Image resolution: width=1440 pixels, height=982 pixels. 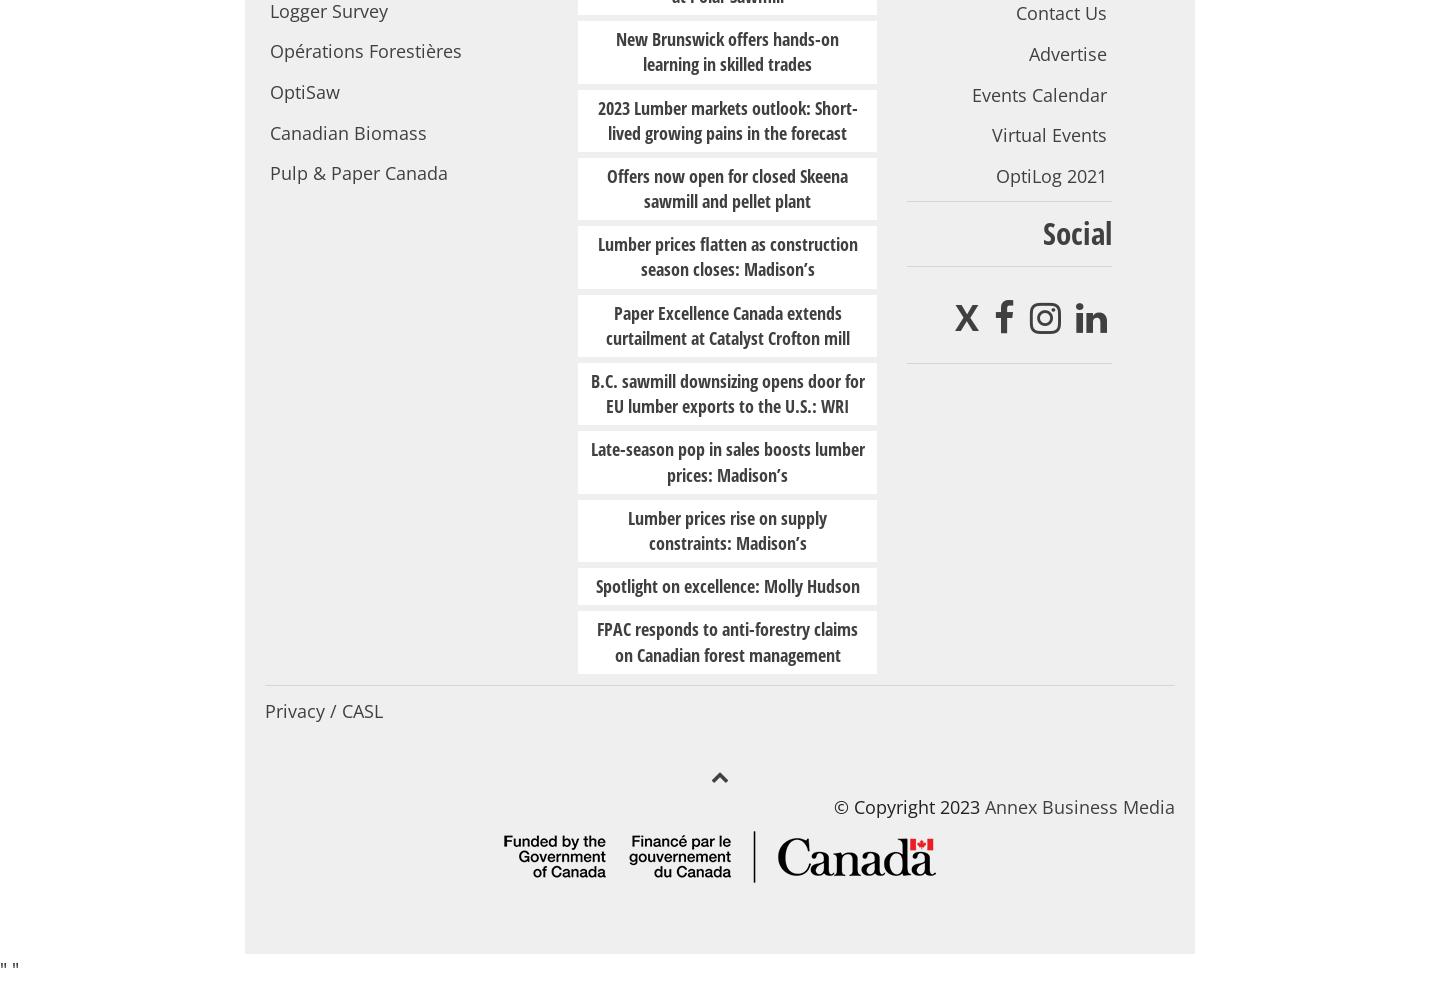 I want to click on 'Pulp & Paper Canada', so click(x=358, y=172).